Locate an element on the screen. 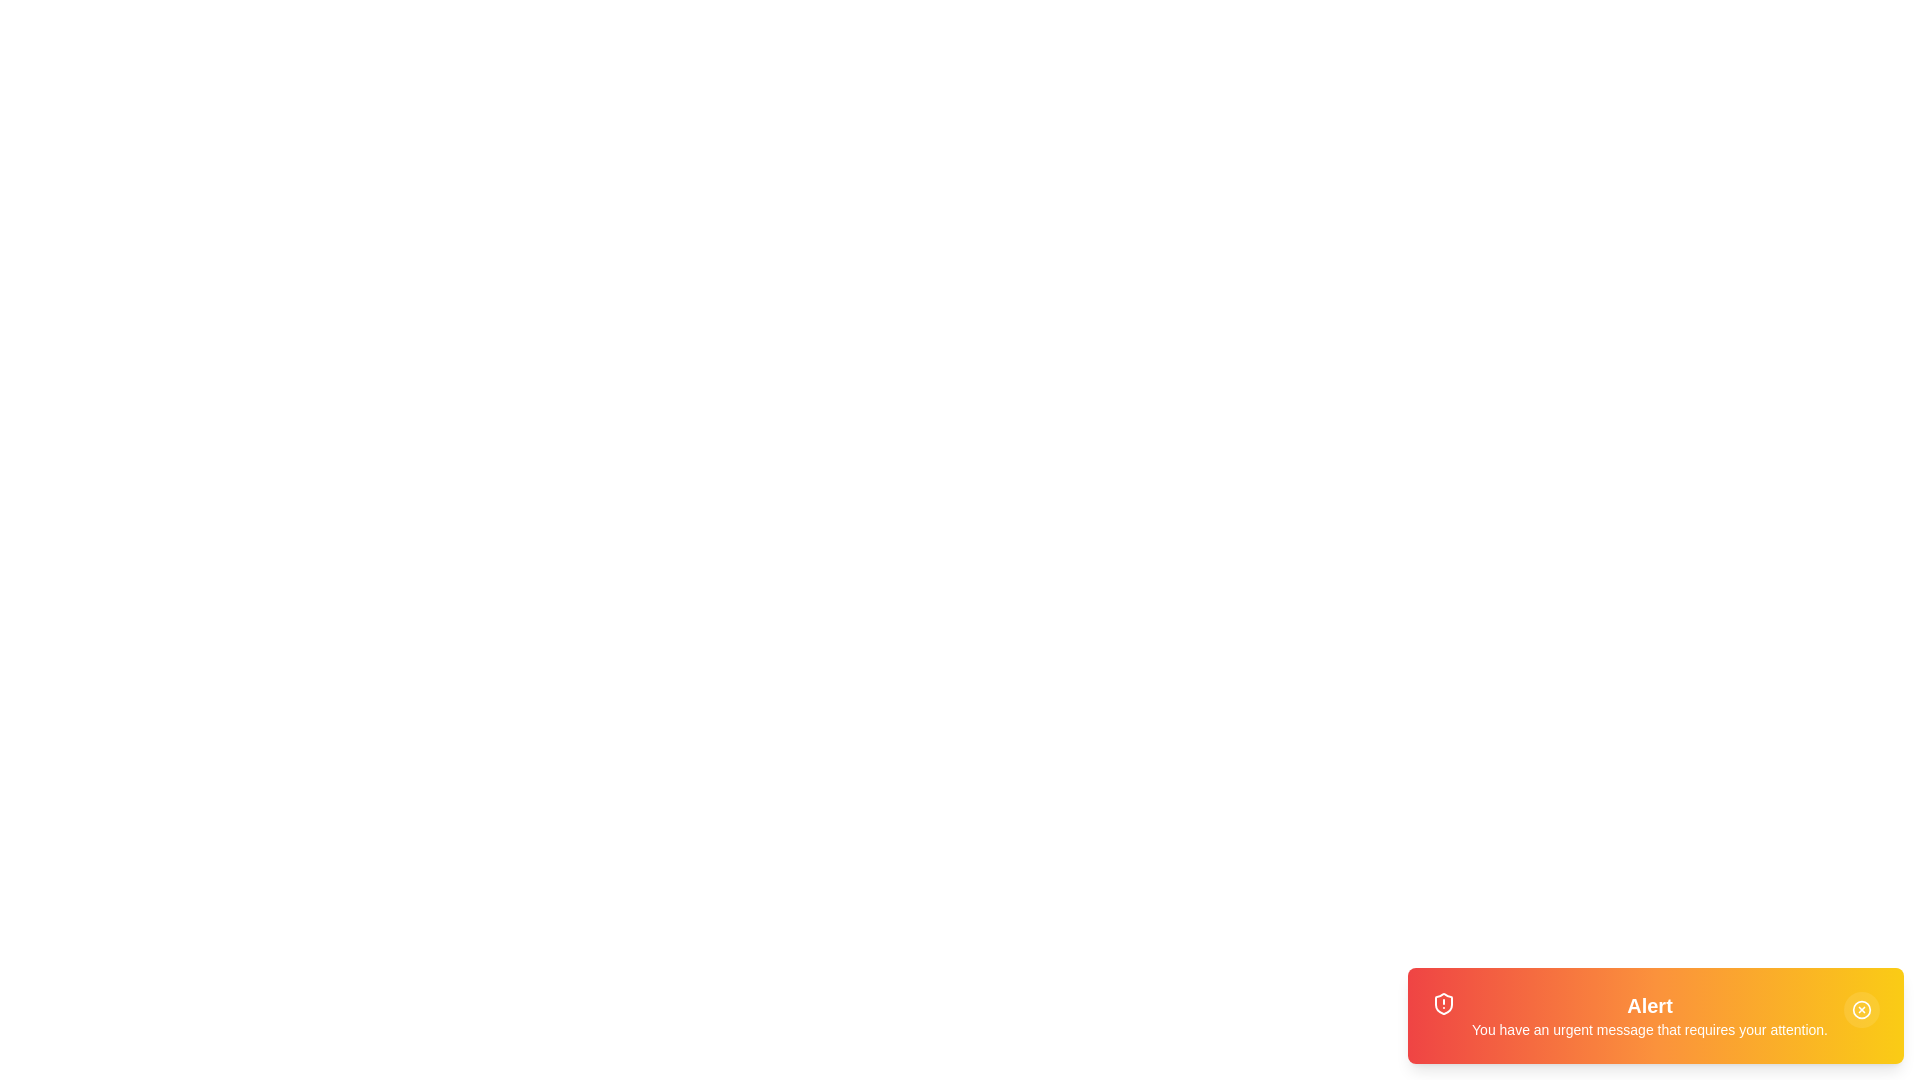 This screenshot has width=1920, height=1080. the close button to dismiss the notification is located at coordinates (1861, 1010).